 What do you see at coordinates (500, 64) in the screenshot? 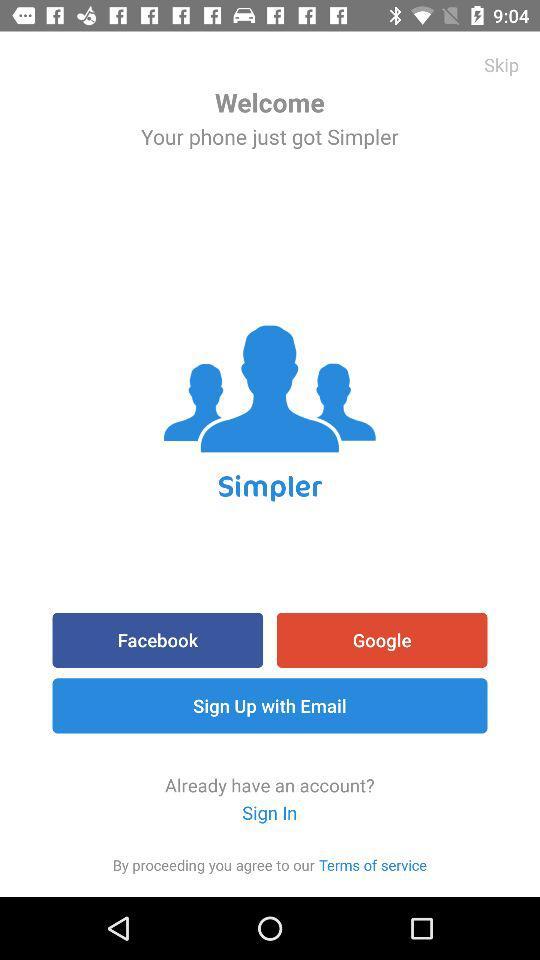
I see `icon next to welcome item` at bounding box center [500, 64].